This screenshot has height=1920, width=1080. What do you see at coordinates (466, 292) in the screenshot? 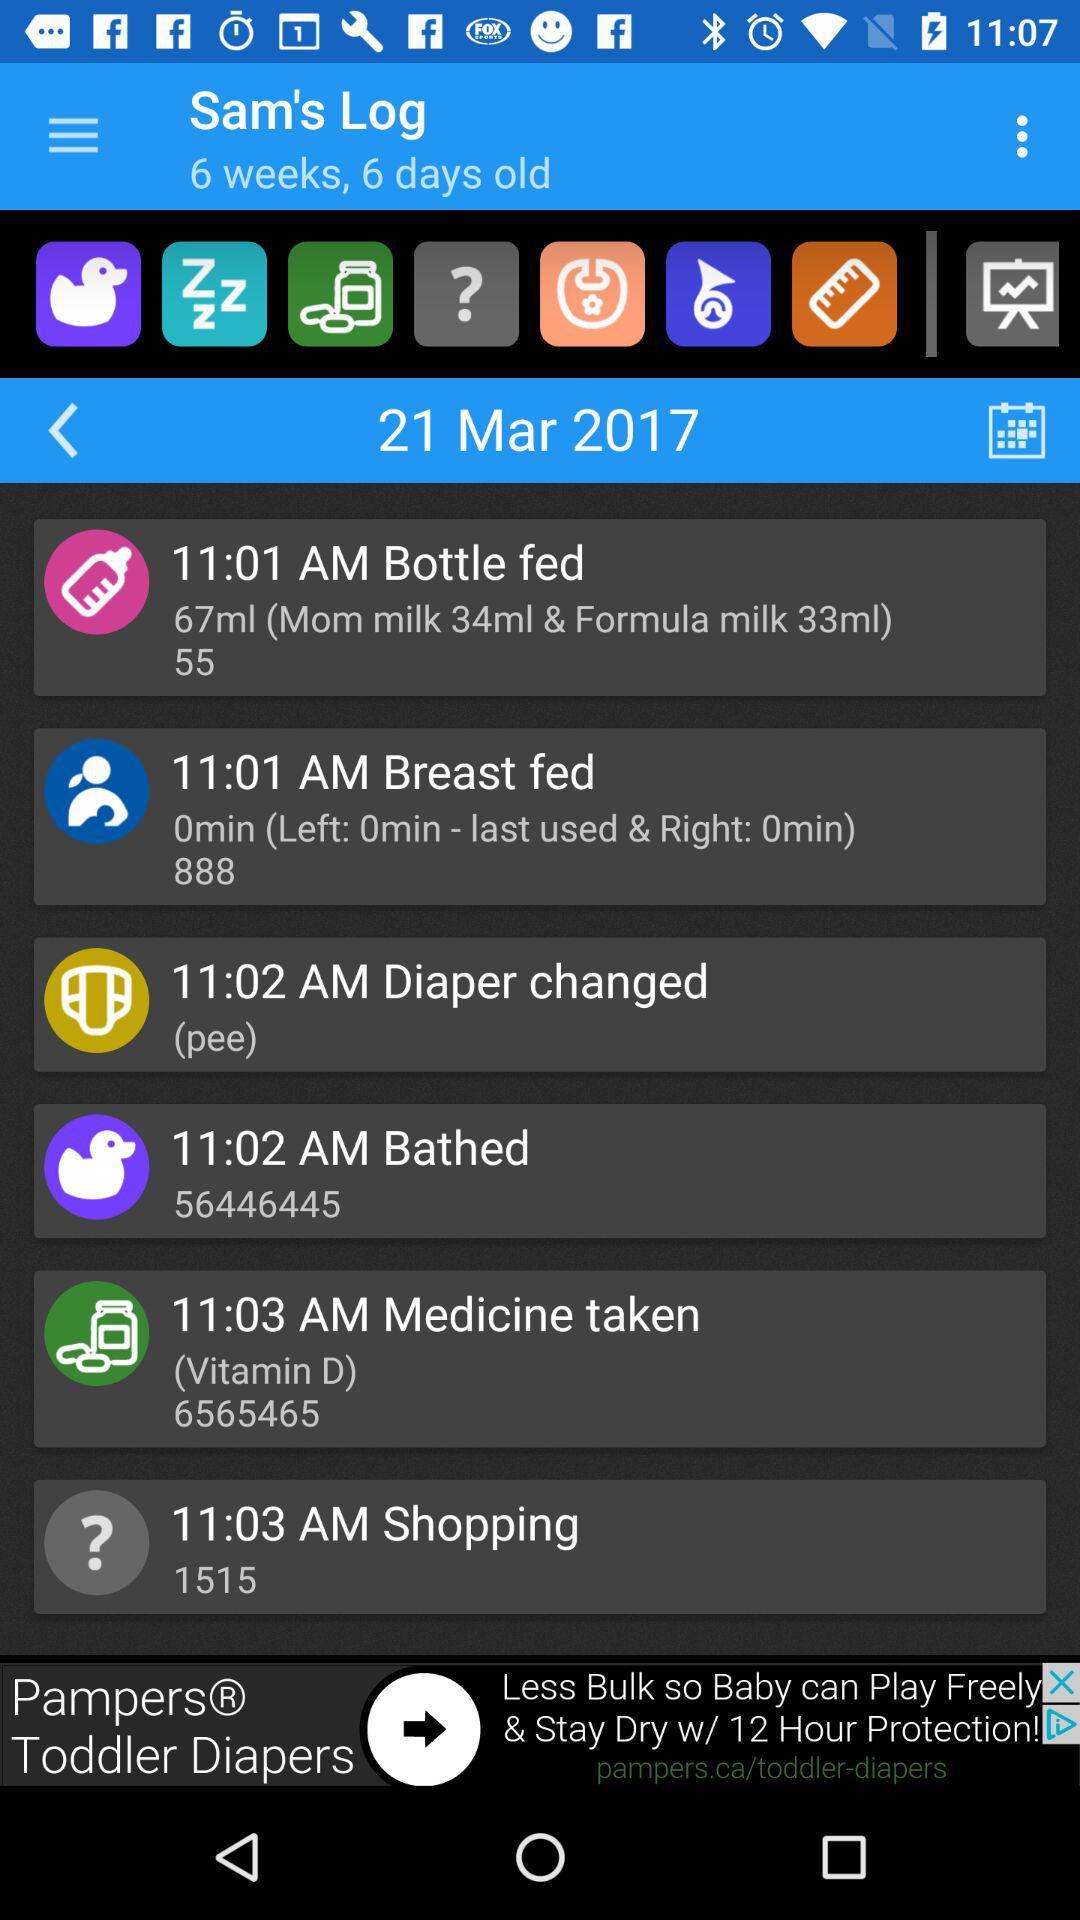
I see `misc options` at bounding box center [466, 292].